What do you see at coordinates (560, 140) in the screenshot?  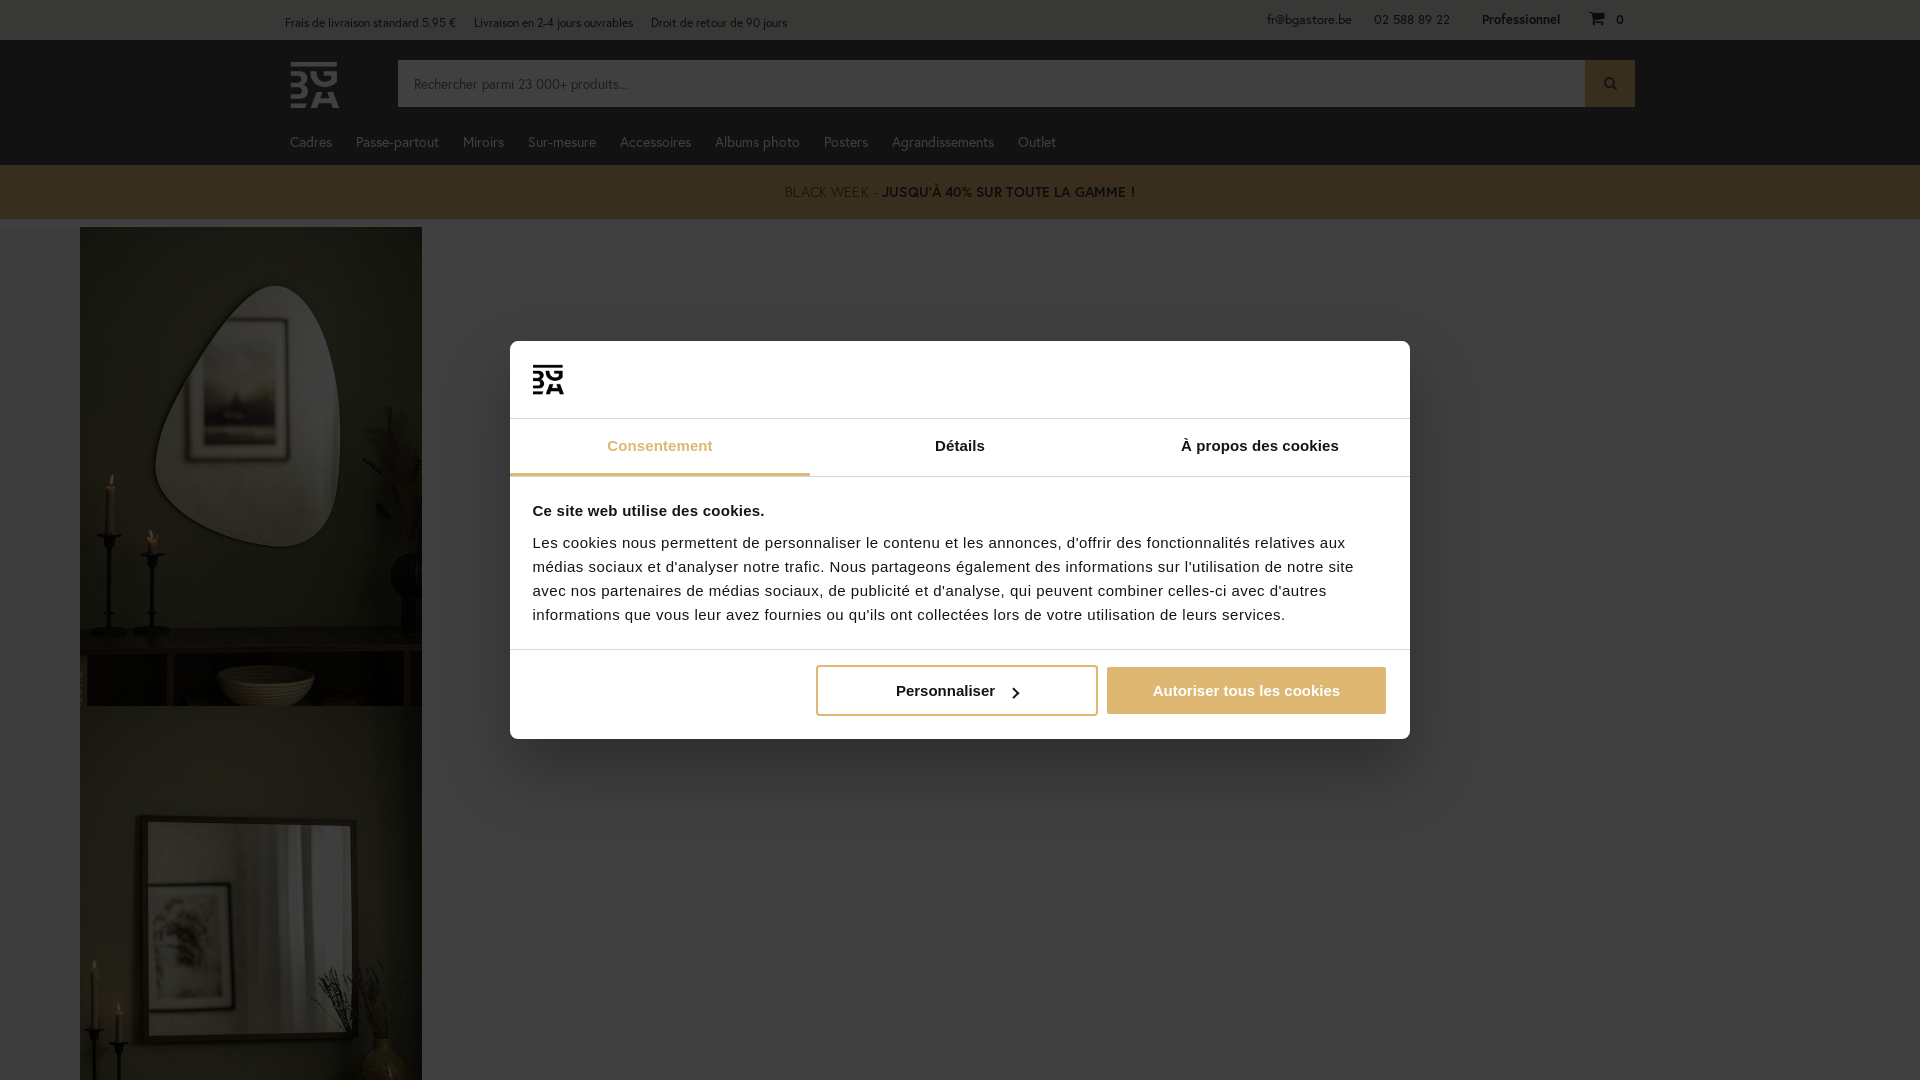 I see `'Sur-mesure'` at bounding box center [560, 140].